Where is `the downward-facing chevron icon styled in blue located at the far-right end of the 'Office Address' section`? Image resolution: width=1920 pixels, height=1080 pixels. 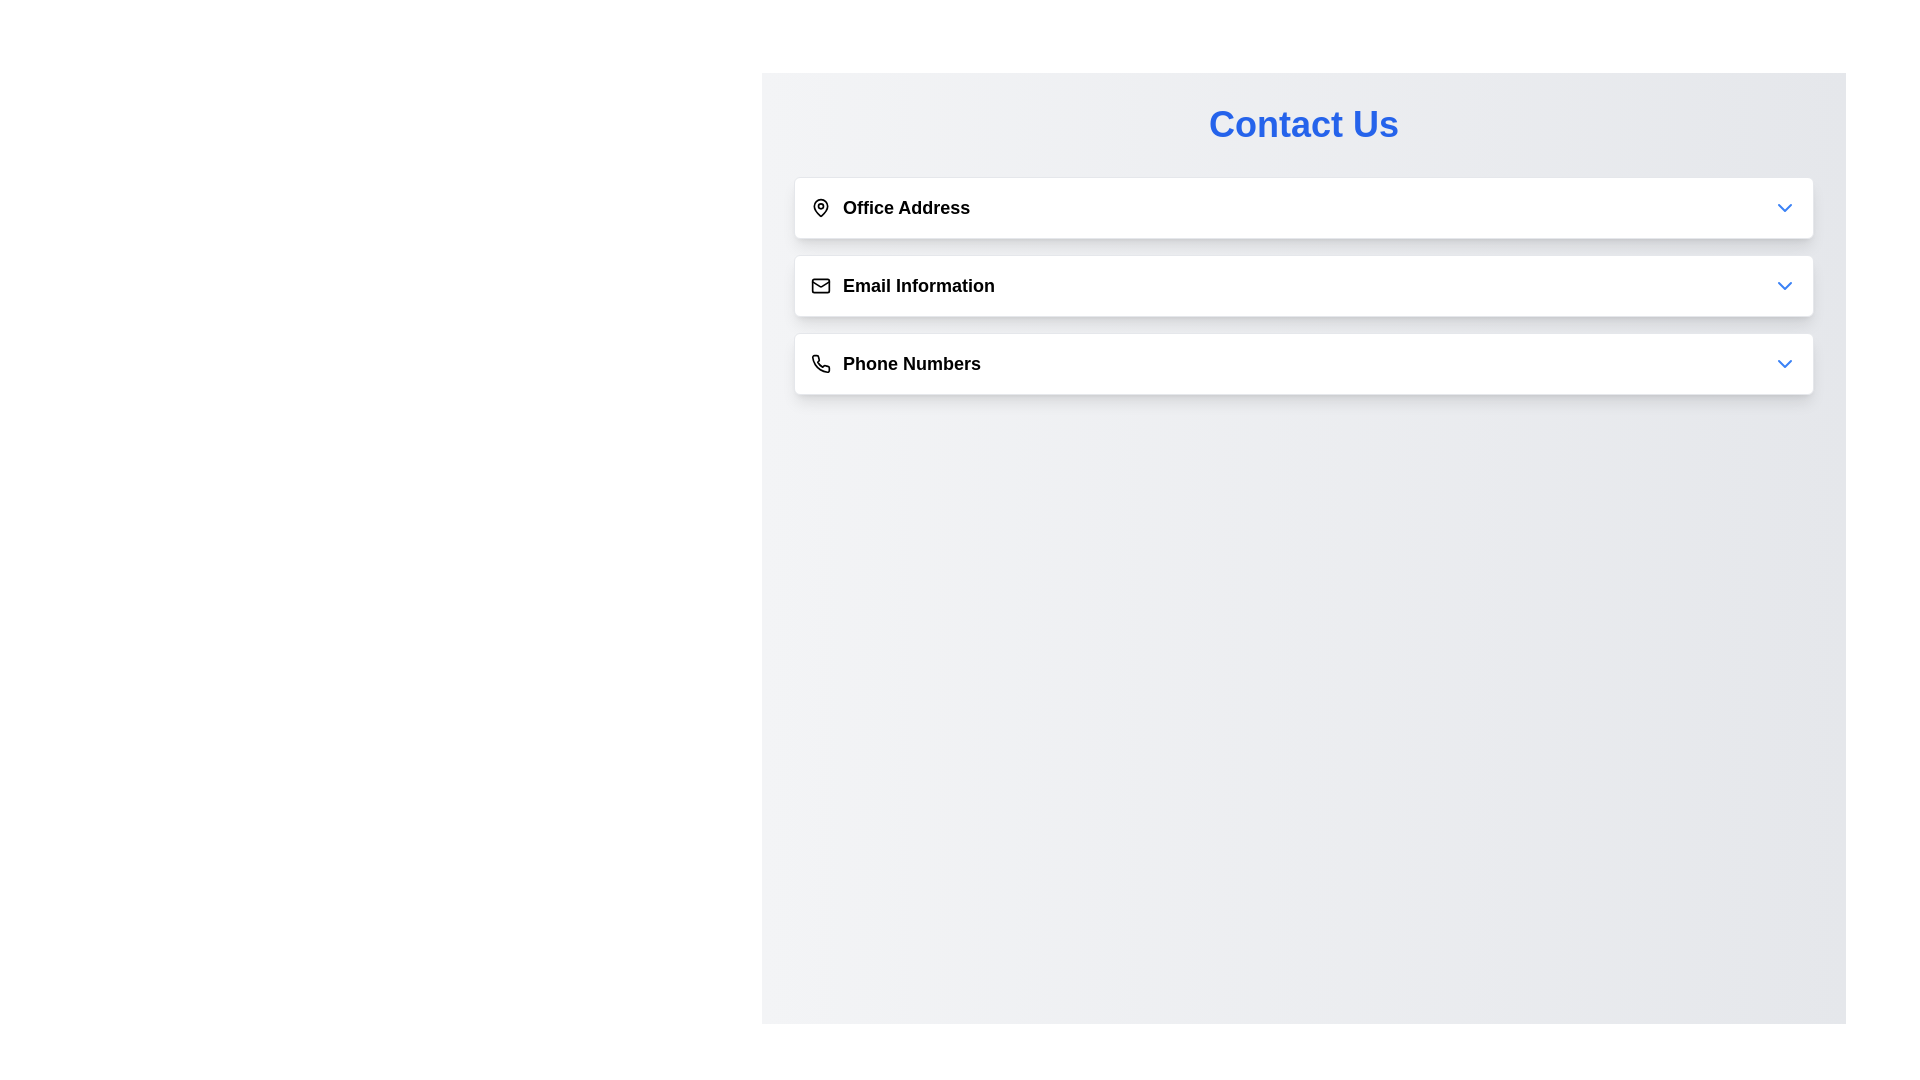
the downward-facing chevron icon styled in blue located at the far-right end of the 'Office Address' section is located at coordinates (1785, 208).